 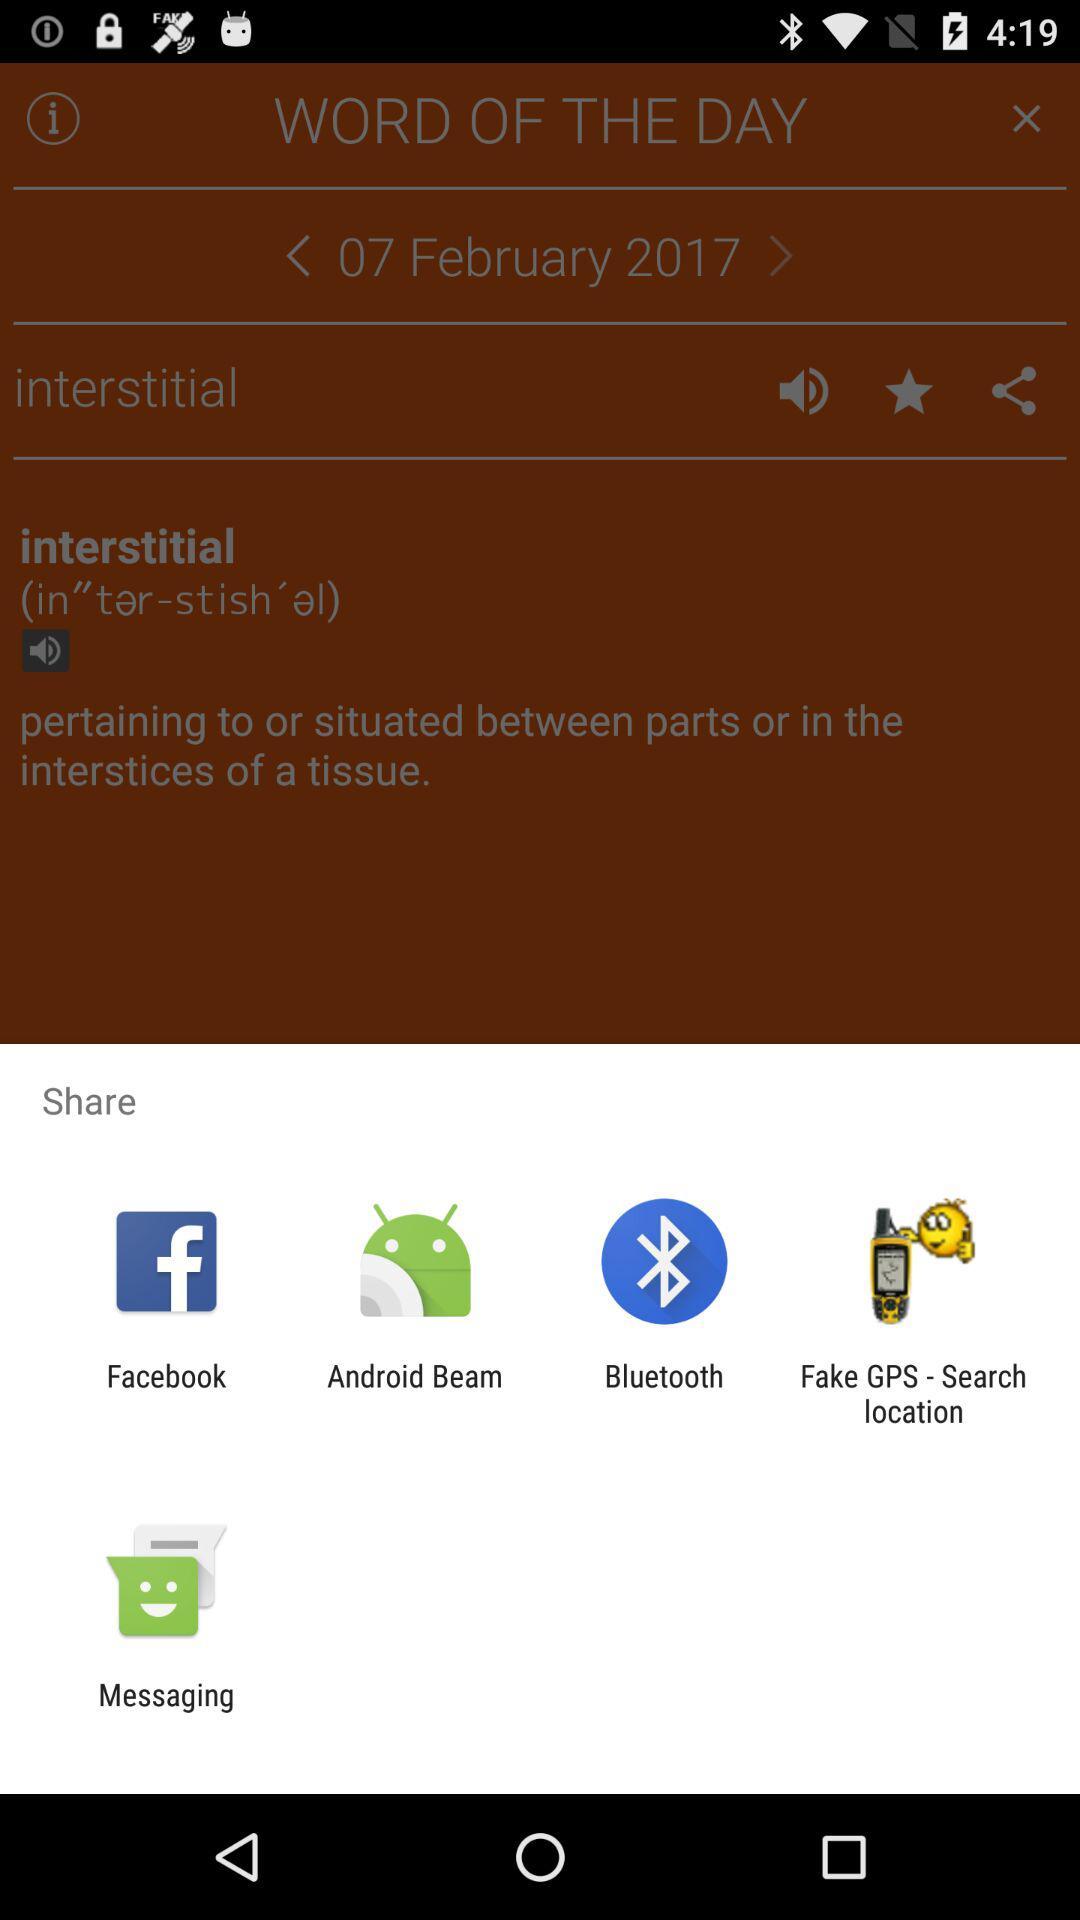 I want to click on facebook item, so click(x=165, y=1392).